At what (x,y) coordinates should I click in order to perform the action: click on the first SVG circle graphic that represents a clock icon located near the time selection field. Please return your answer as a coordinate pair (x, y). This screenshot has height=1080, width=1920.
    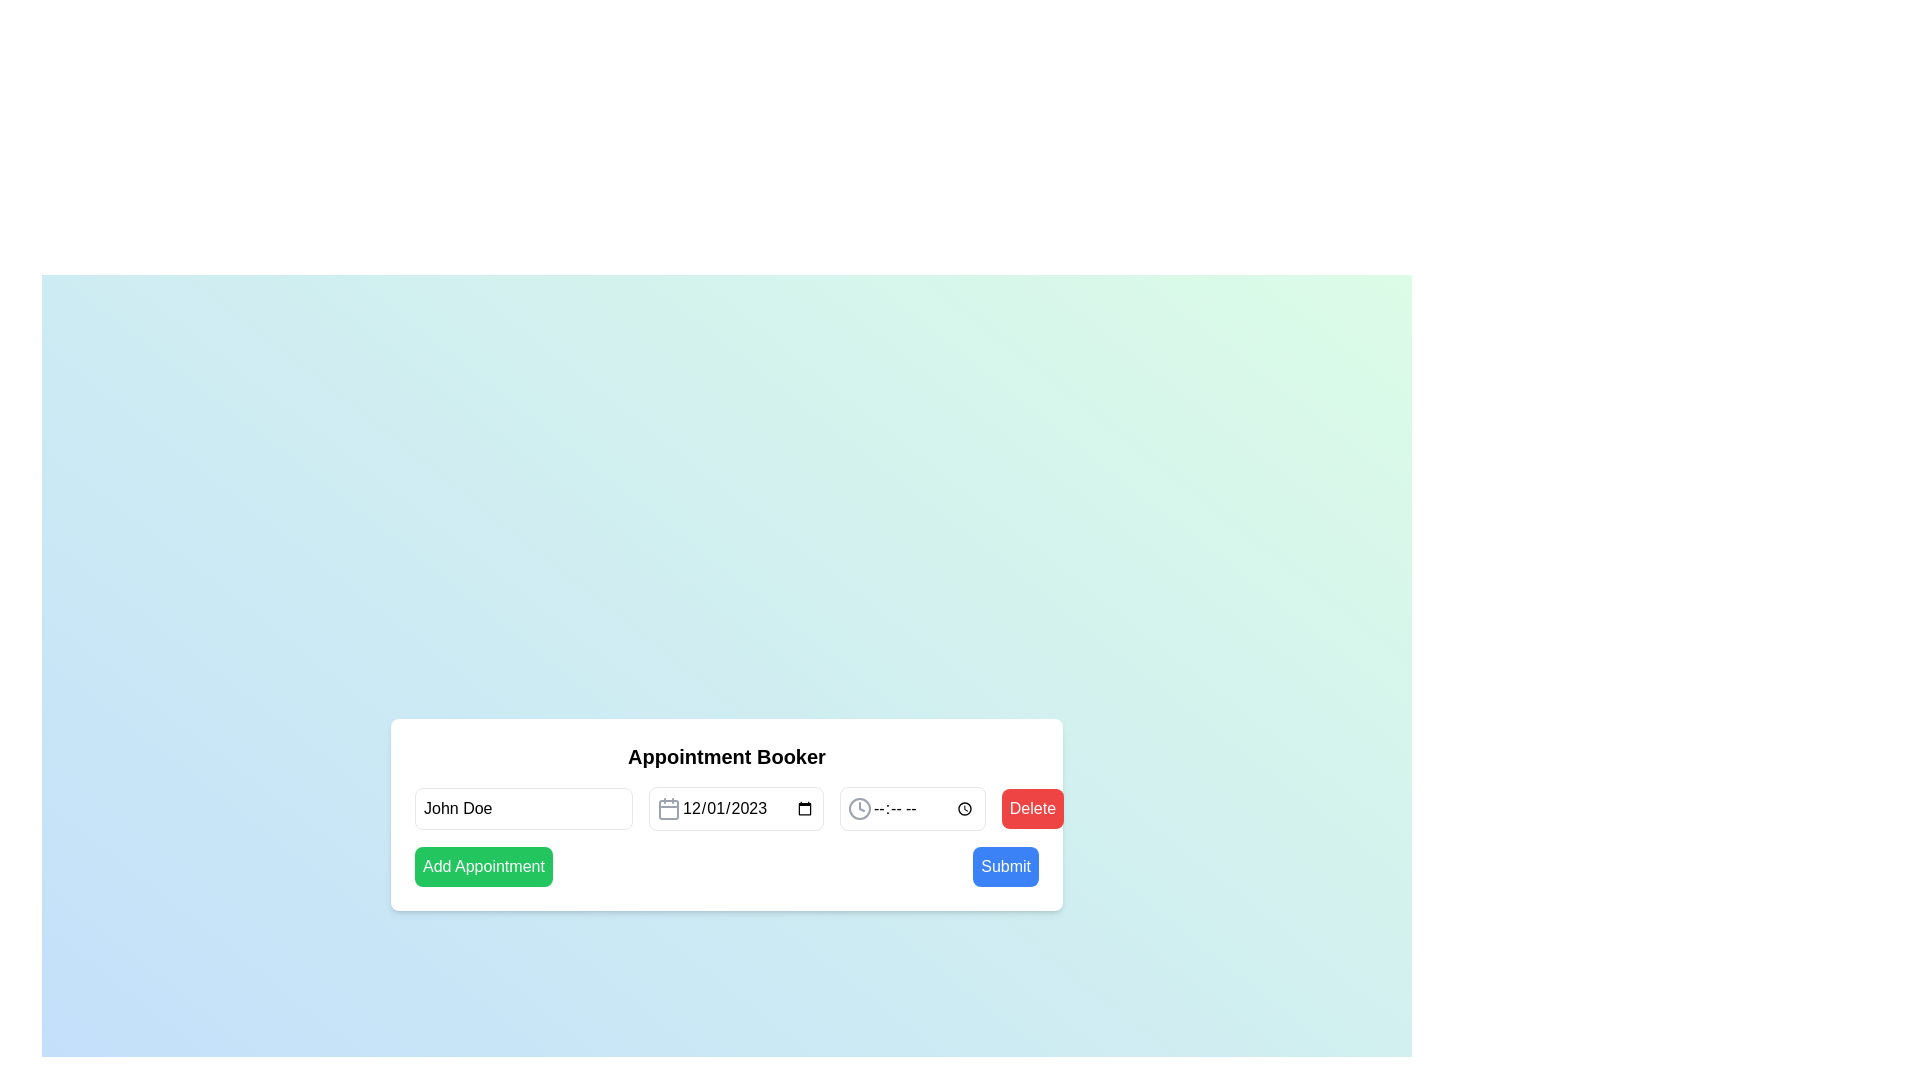
    Looking at the image, I should click on (859, 808).